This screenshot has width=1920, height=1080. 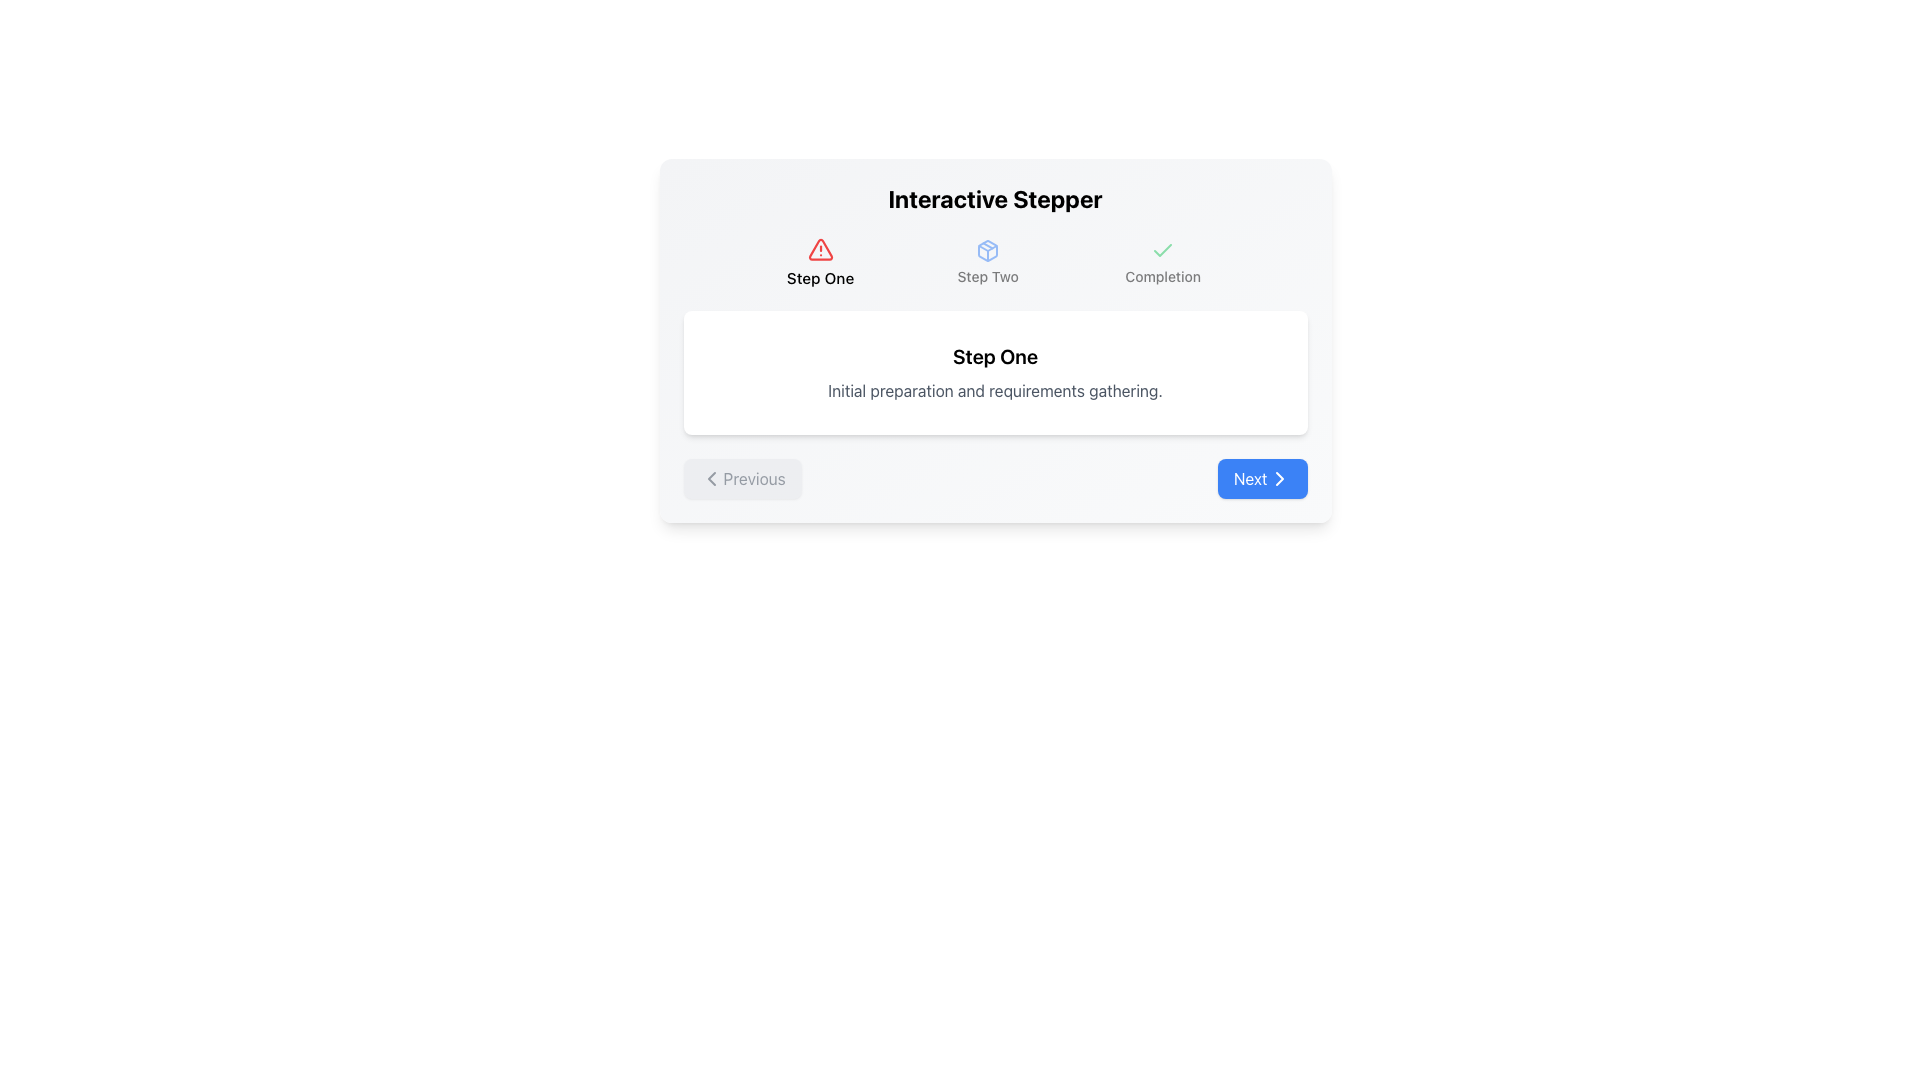 What do you see at coordinates (988, 249) in the screenshot?
I see `the second status icon in the stepper component, which indicates the second step in a multi-step interactive process` at bounding box center [988, 249].